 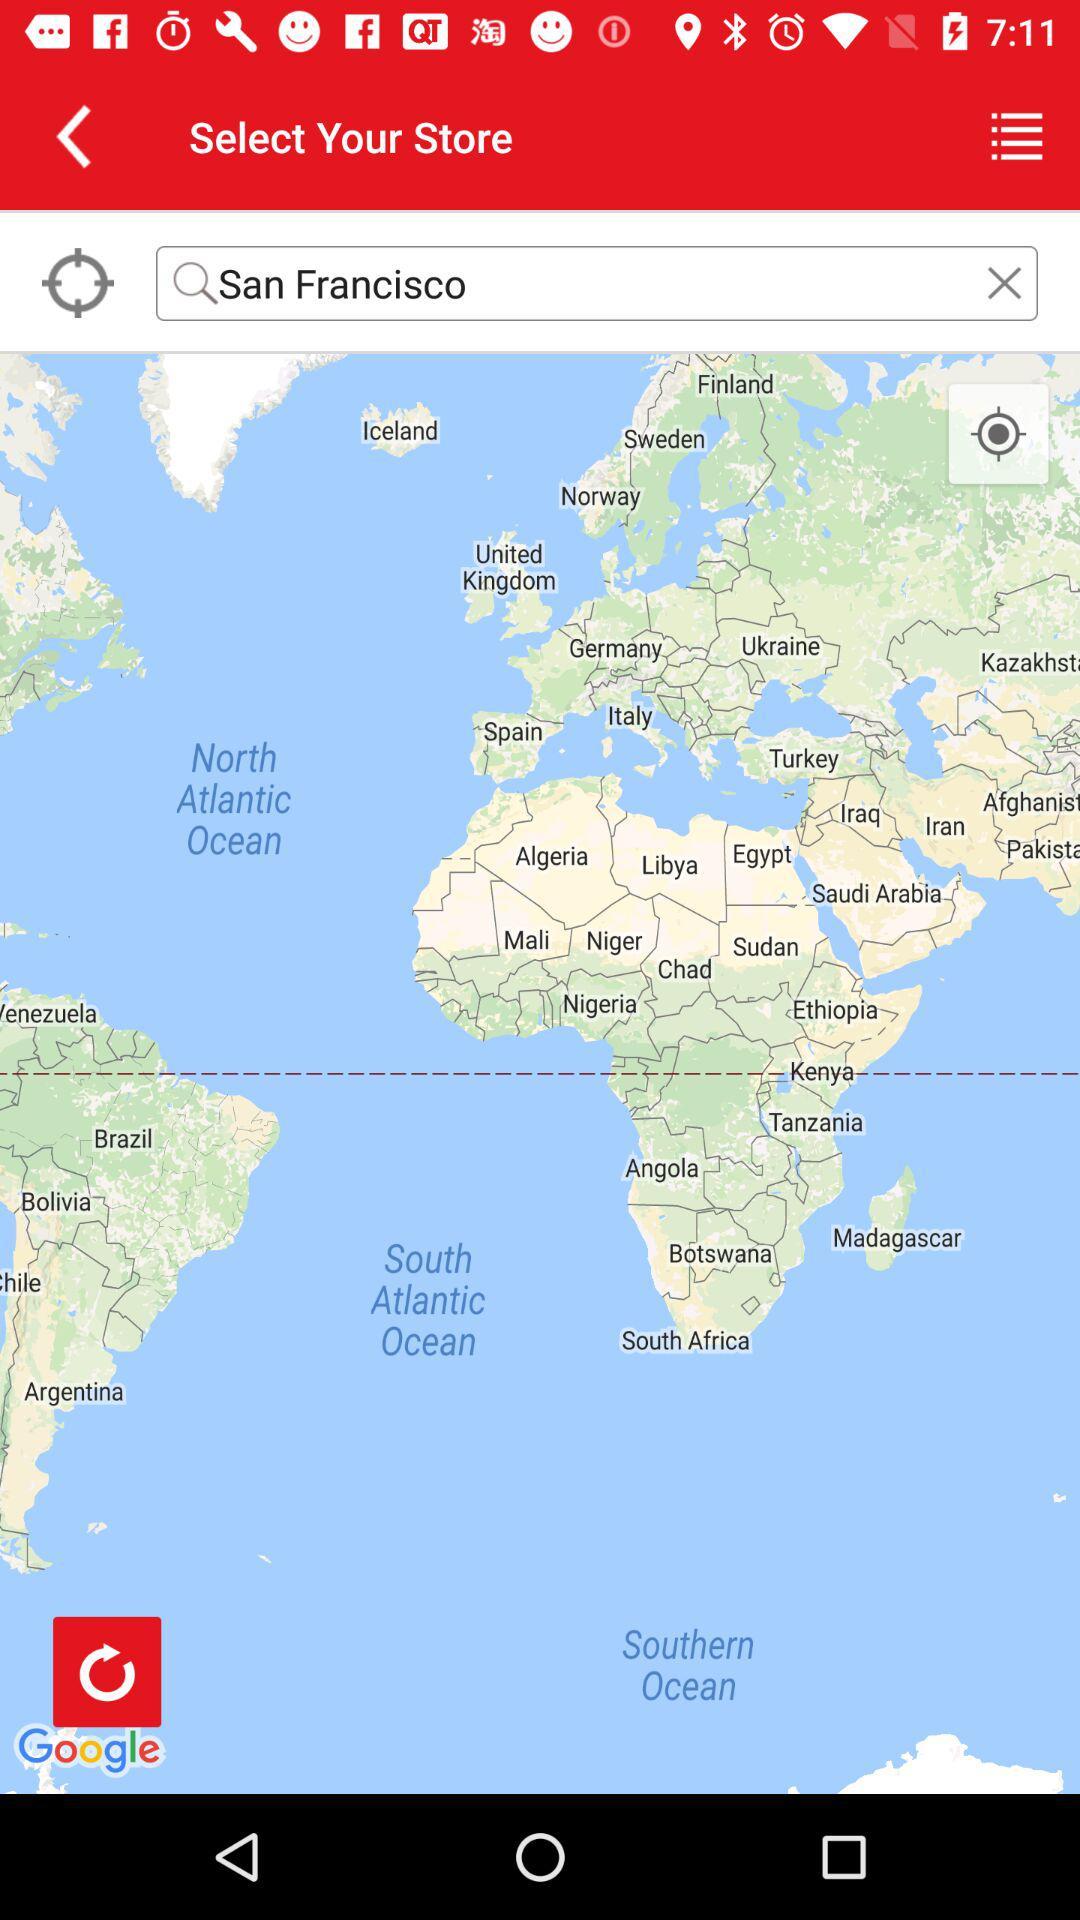 What do you see at coordinates (76, 282) in the screenshot?
I see `item to the left of san francisco item` at bounding box center [76, 282].